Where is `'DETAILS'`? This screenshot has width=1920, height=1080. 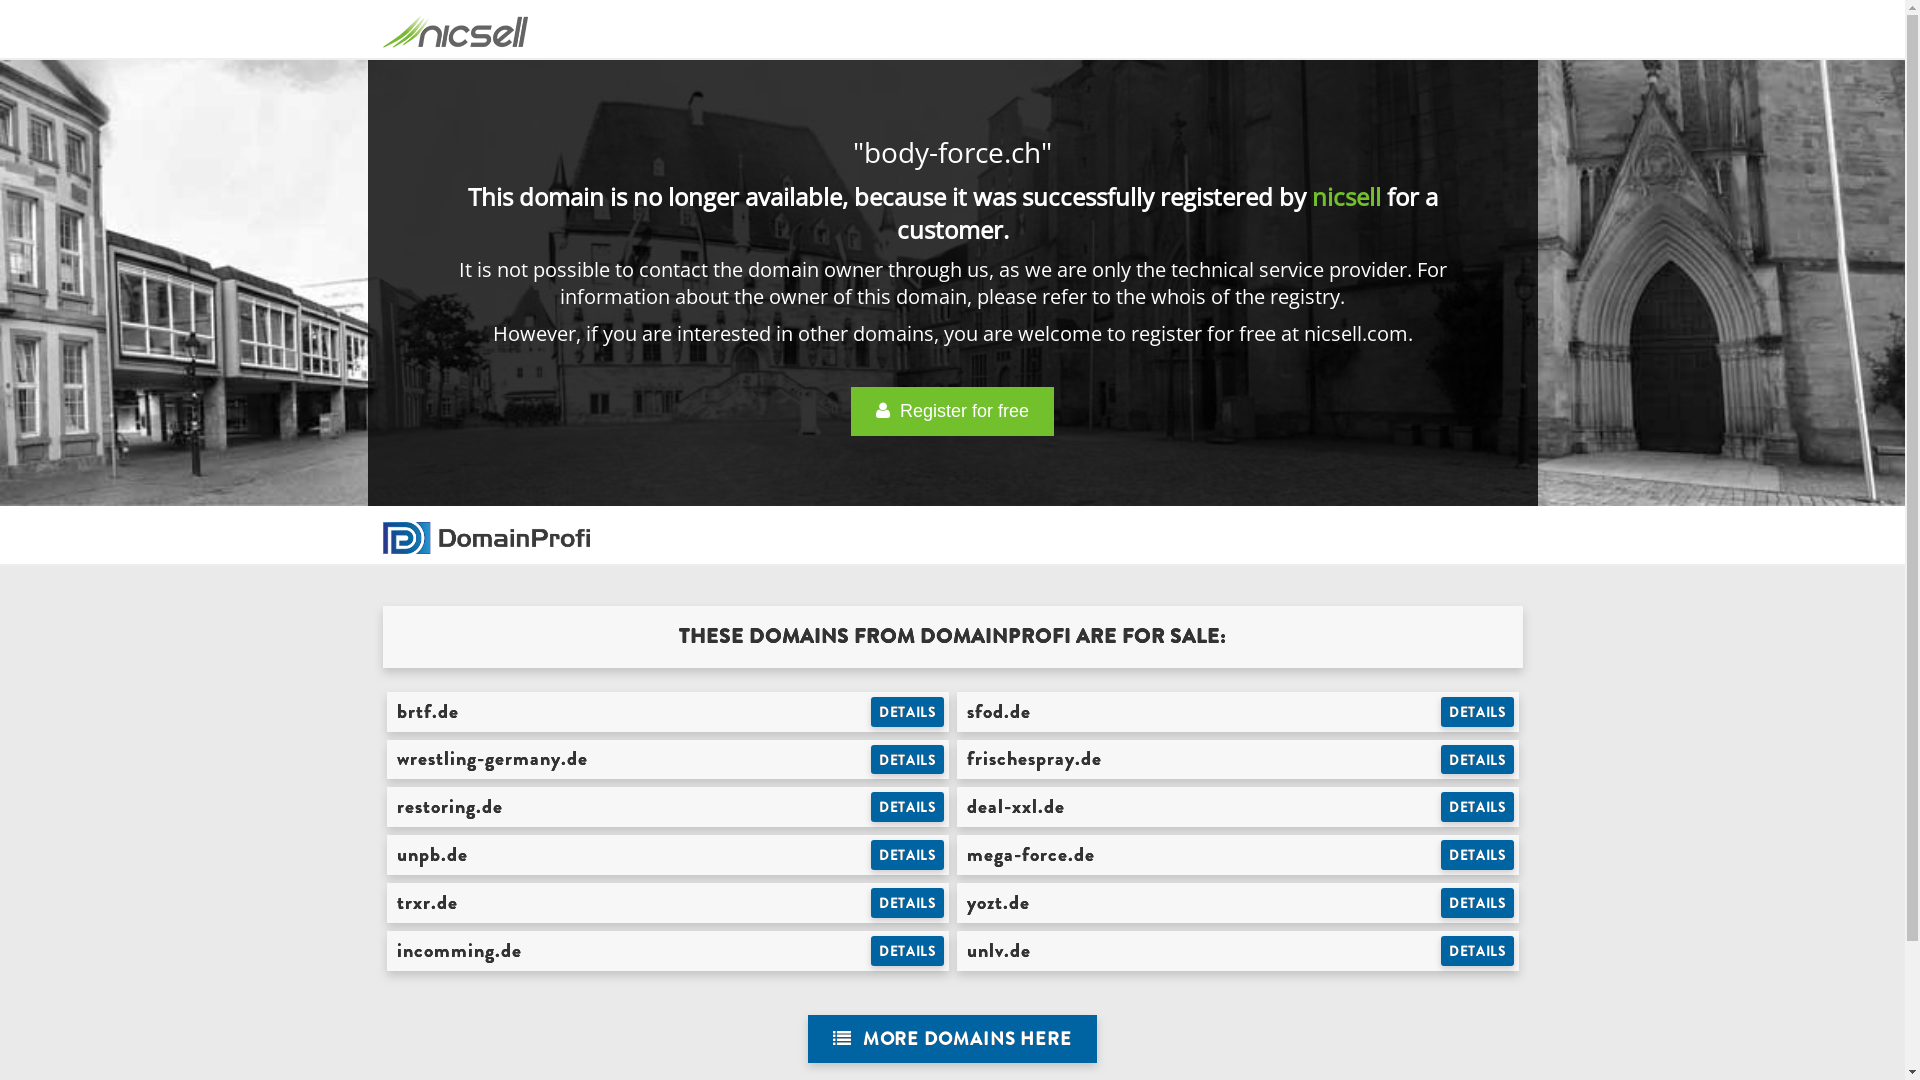 'DETAILS' is located at coordinates (870, 711).